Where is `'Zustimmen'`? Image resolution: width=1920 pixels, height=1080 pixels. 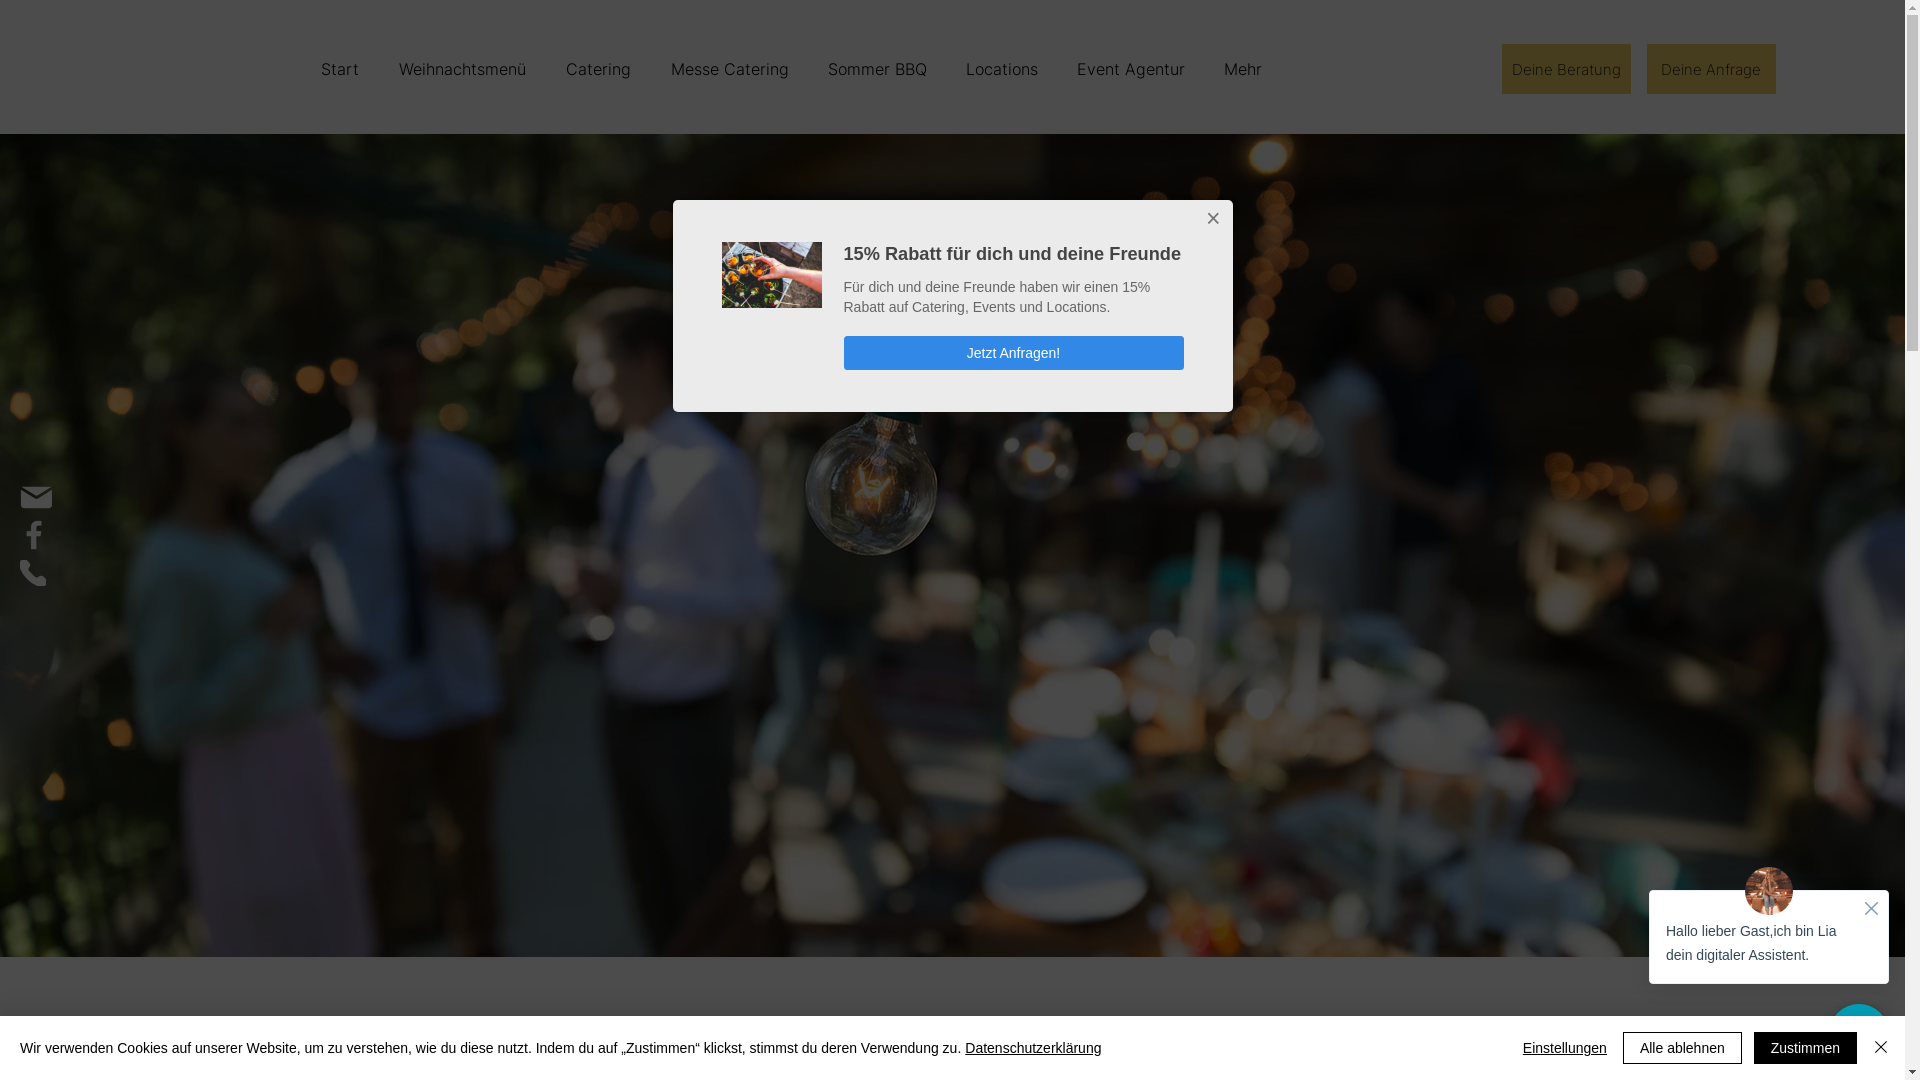 'Zustimmen' is located at coordinates (1805, 1047).